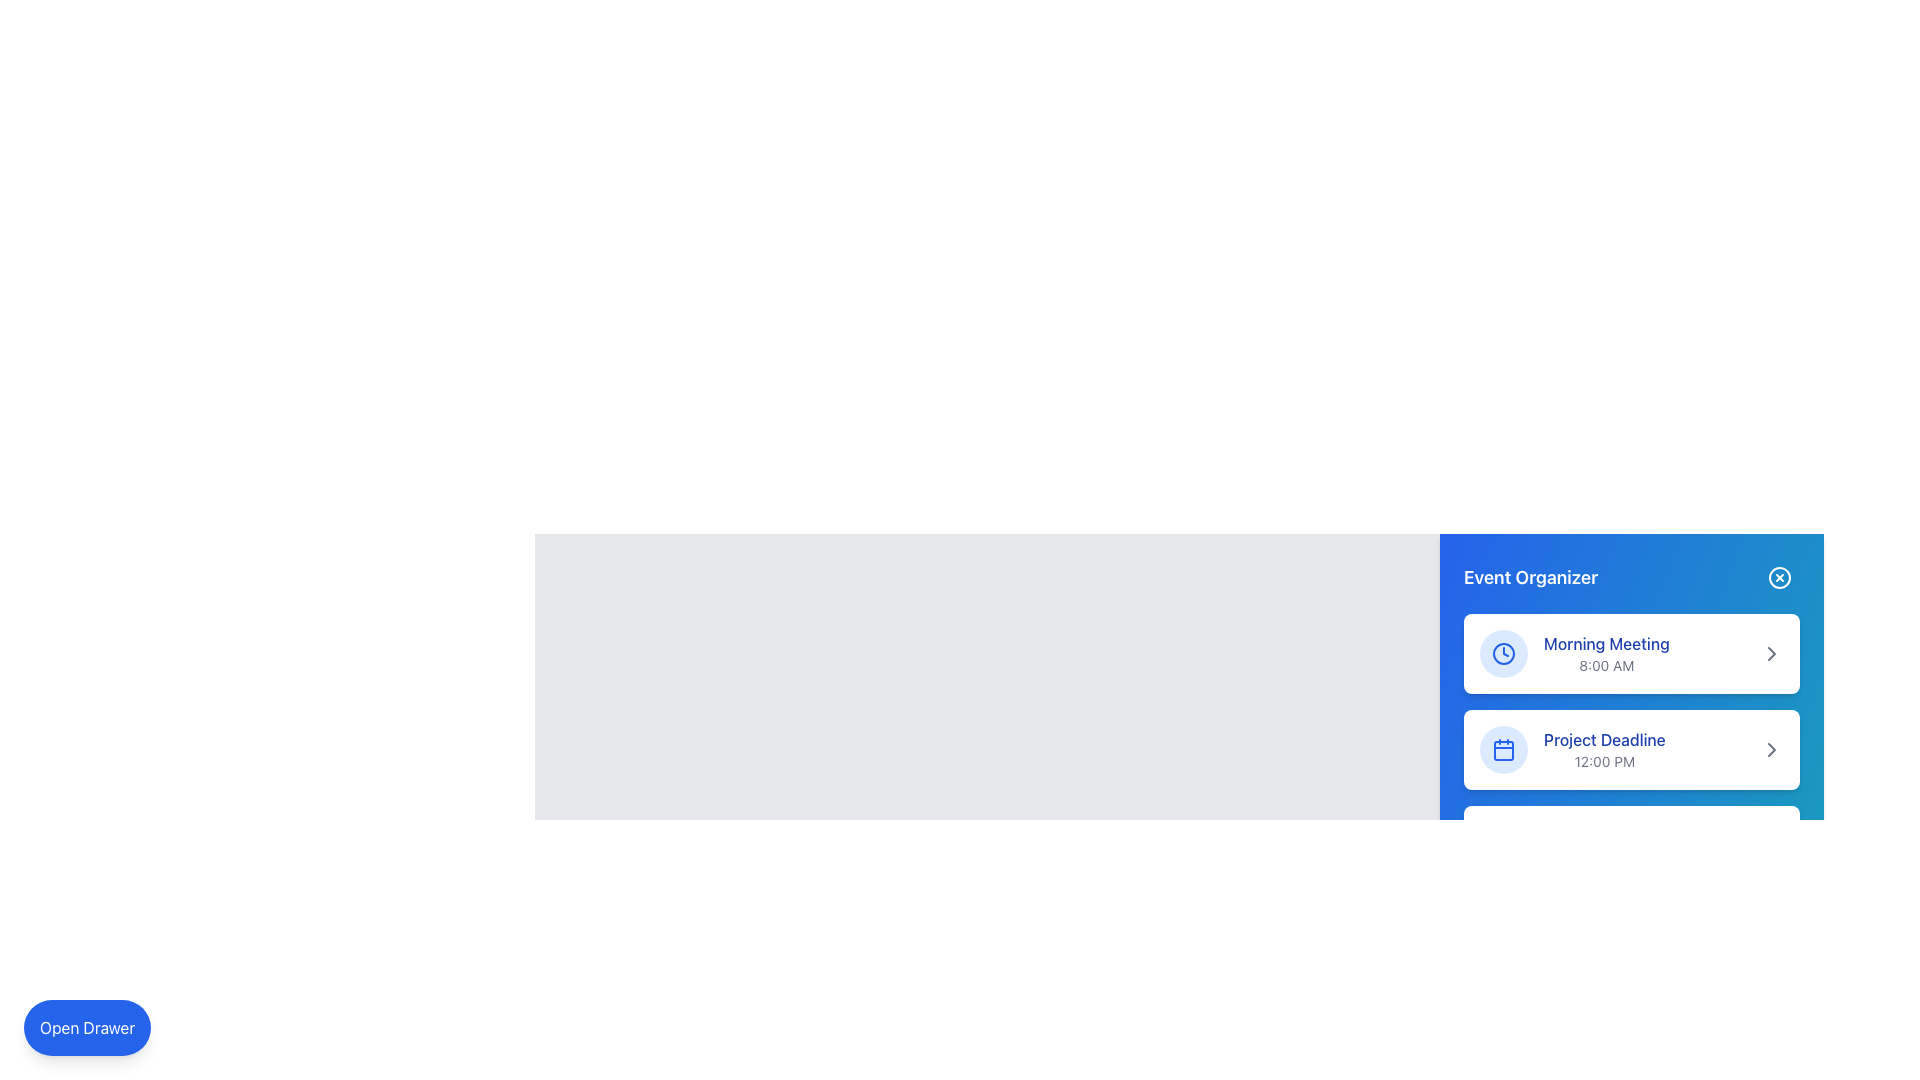  What do you see at coordinates (1771, 749) in the screenshot?
I see `the chevron icon located on the far-right side of the 'Project Deadline' section in the 'Event Organizer' widget` at bounding box center [1771, 749].